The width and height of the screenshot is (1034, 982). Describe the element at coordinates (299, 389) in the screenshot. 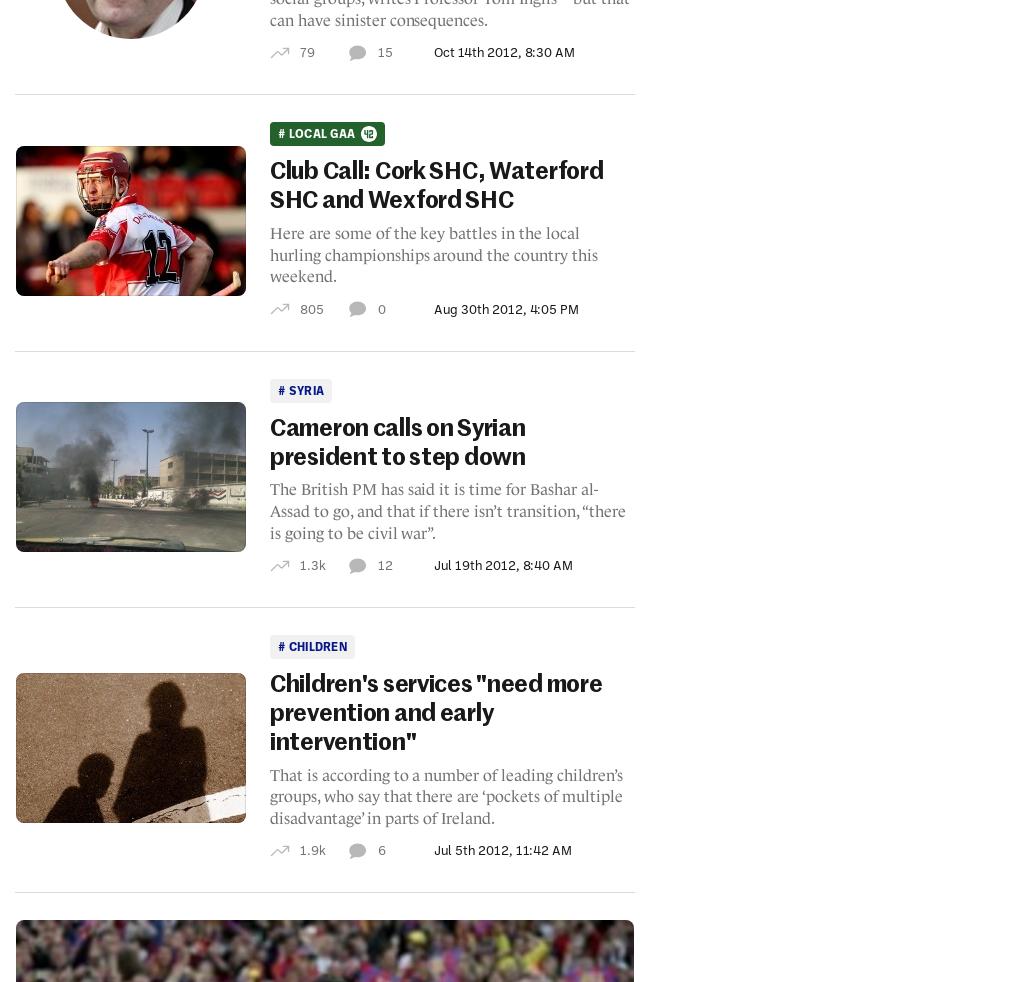

I see `'# Syria'` at that location.